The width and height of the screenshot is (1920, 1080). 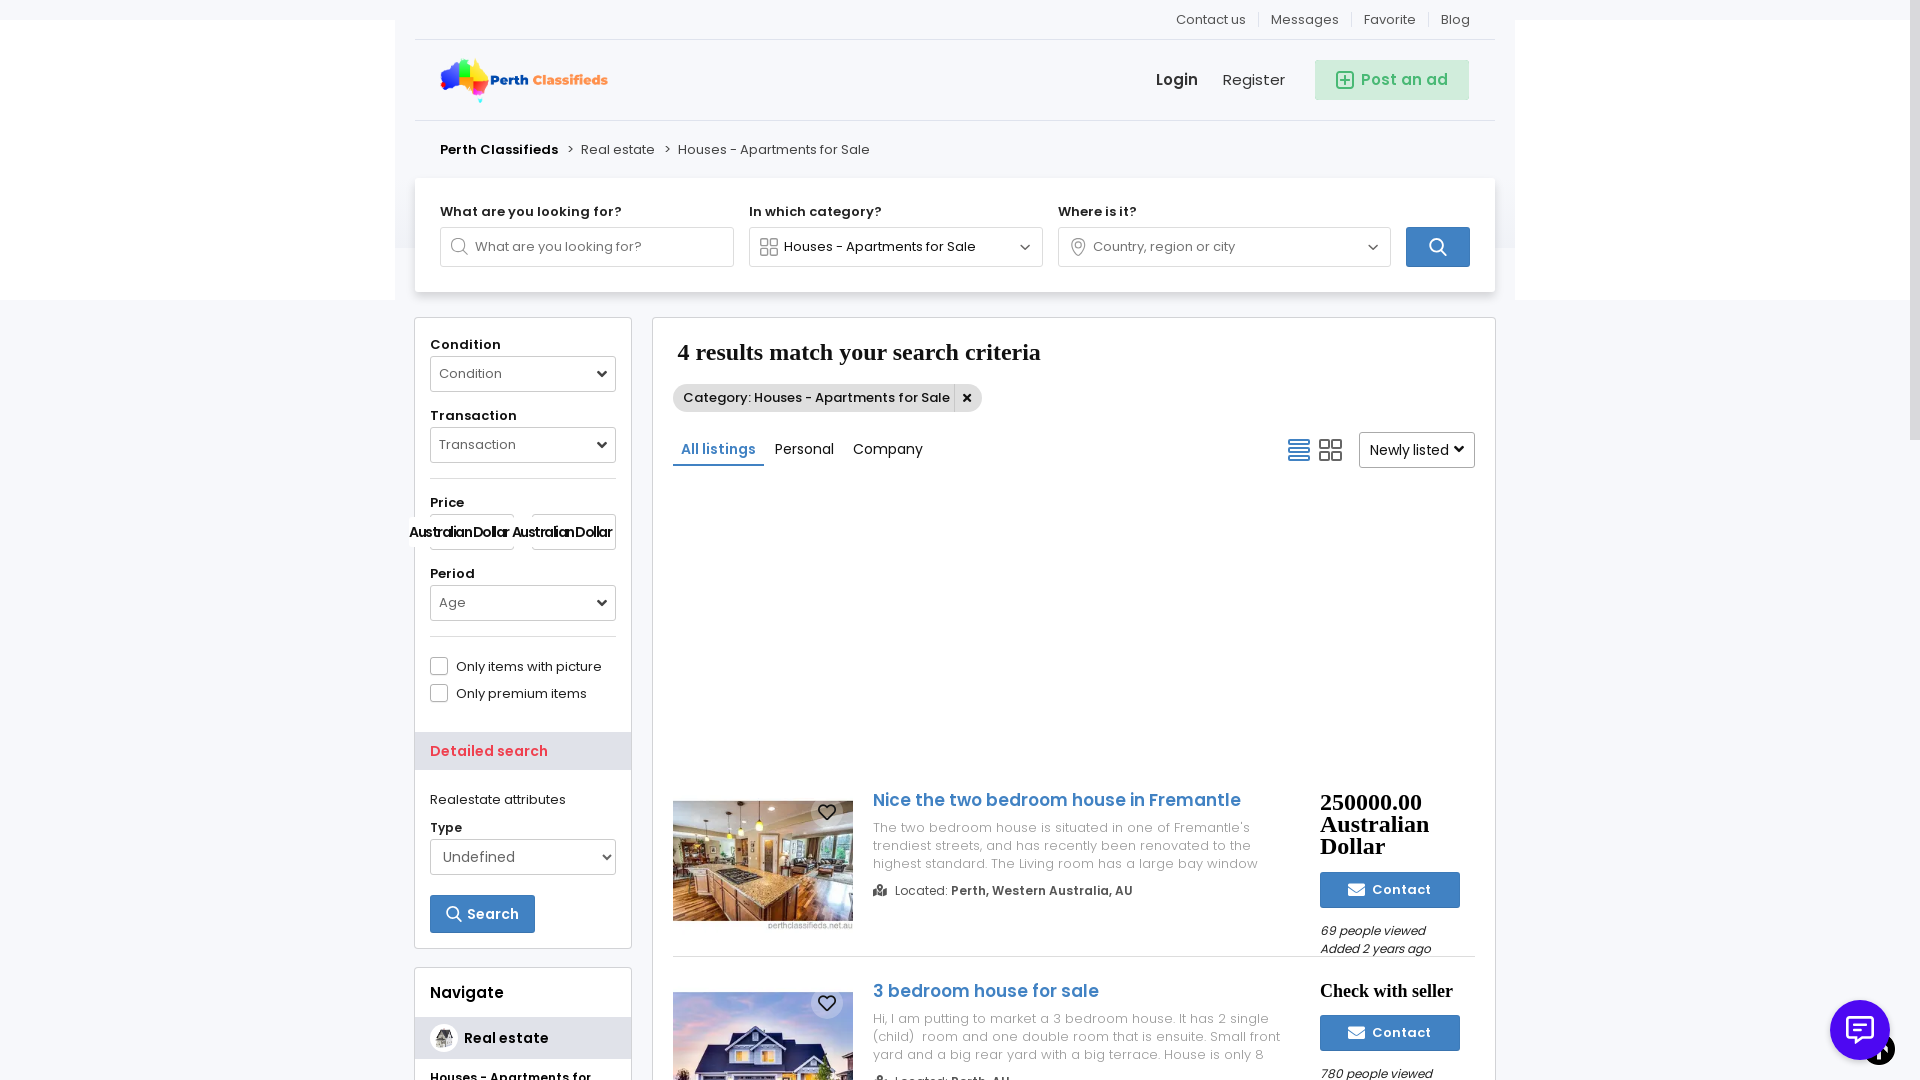 I want to click on 'Login', so click(x=1164, y=79).